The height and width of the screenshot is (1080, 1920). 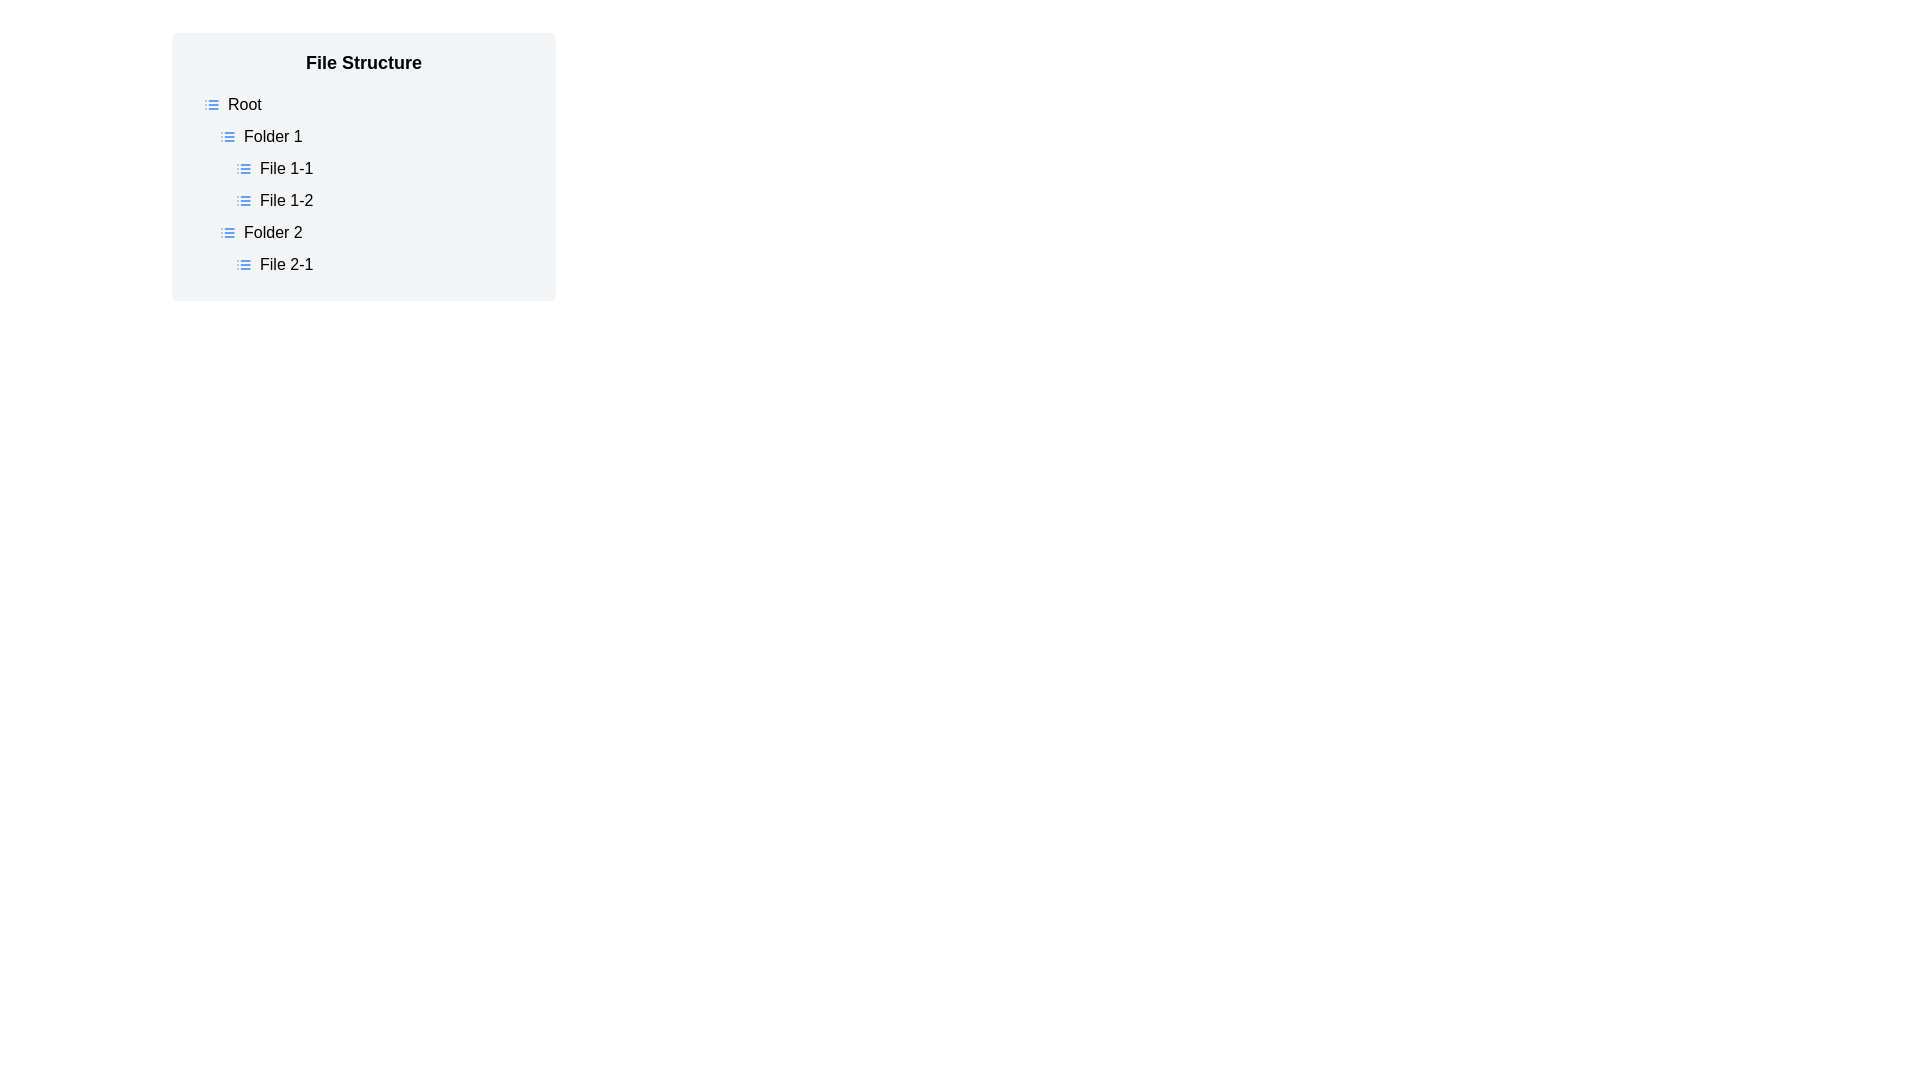 I want to click on the small rectangular icon with a blue outline located to the left of the text 'File 2-1', which resembles a list icon, so click(x=243, y=264).